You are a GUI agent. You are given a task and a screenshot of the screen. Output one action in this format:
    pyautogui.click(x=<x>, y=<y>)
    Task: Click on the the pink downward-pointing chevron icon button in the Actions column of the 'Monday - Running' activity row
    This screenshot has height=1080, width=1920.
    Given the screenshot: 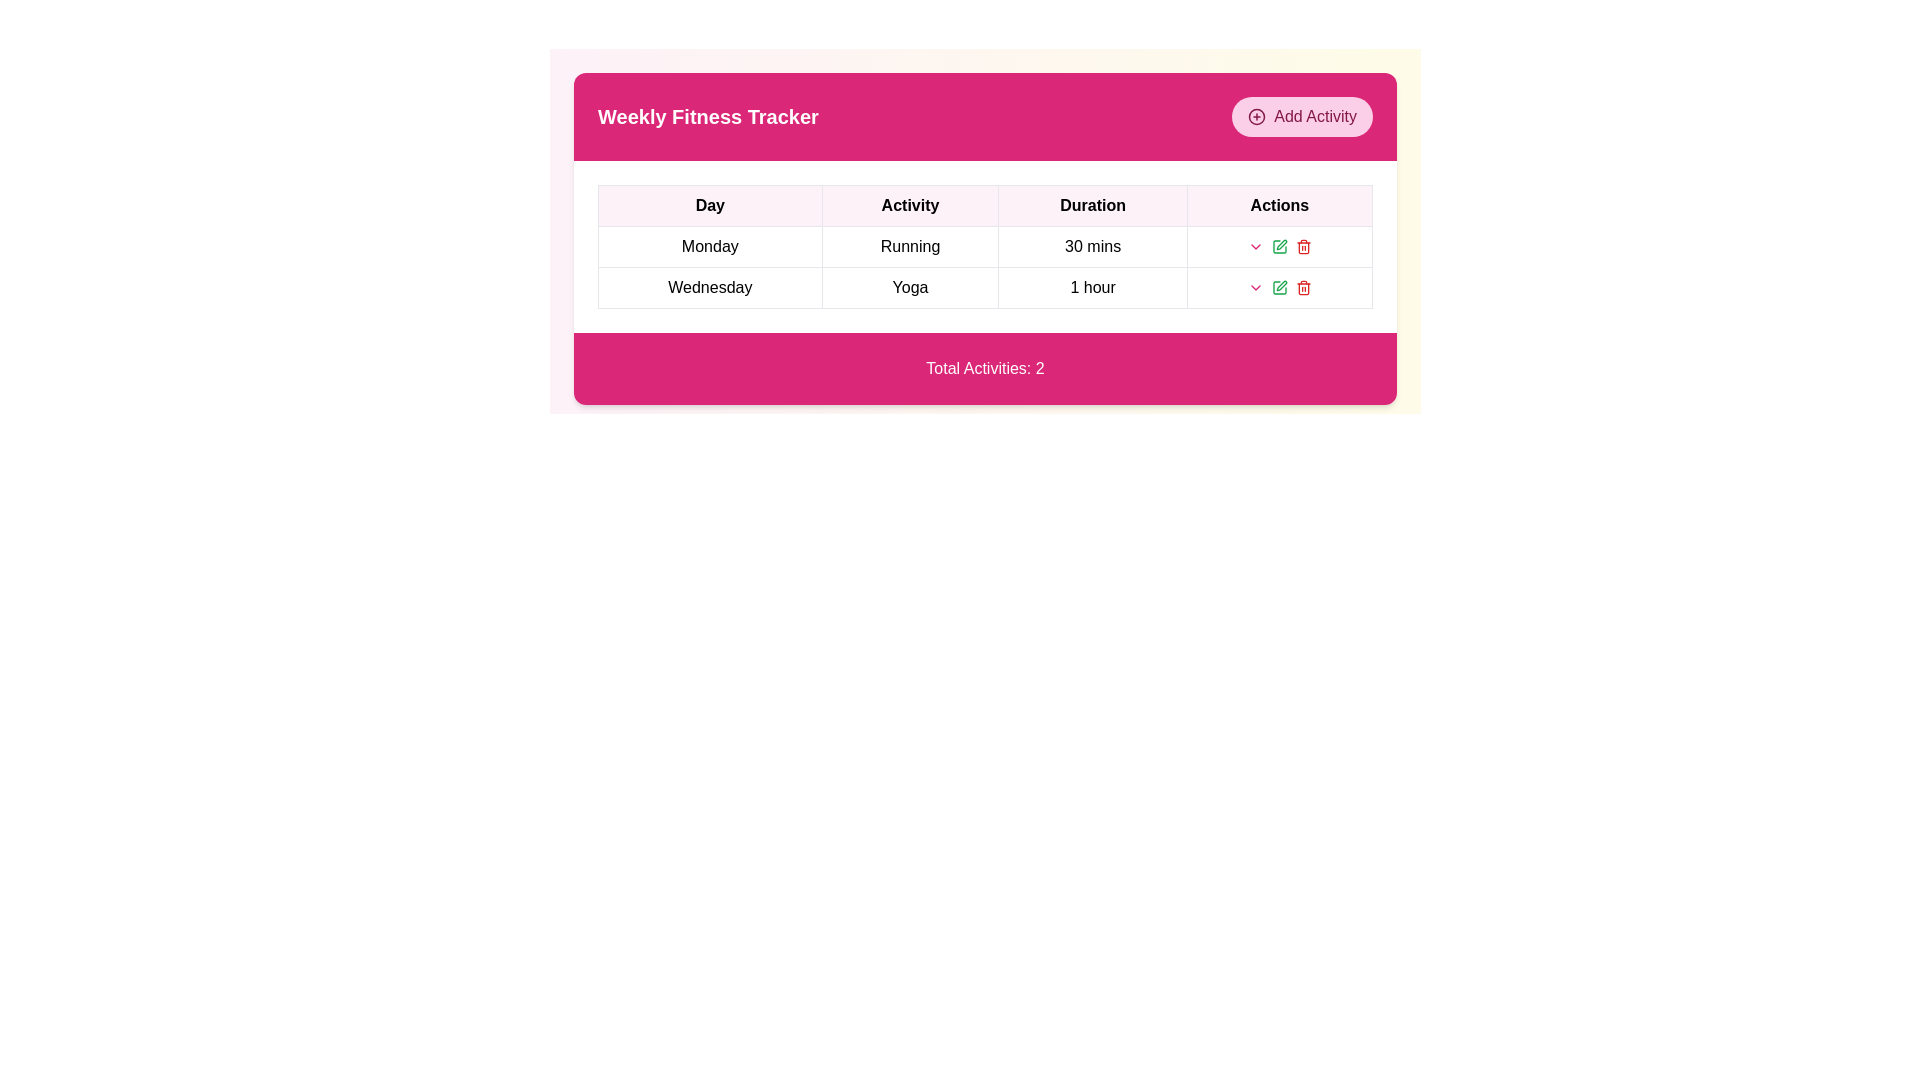 What is the action you would take?
    pyautogui.click(x=1254, y=288)
    